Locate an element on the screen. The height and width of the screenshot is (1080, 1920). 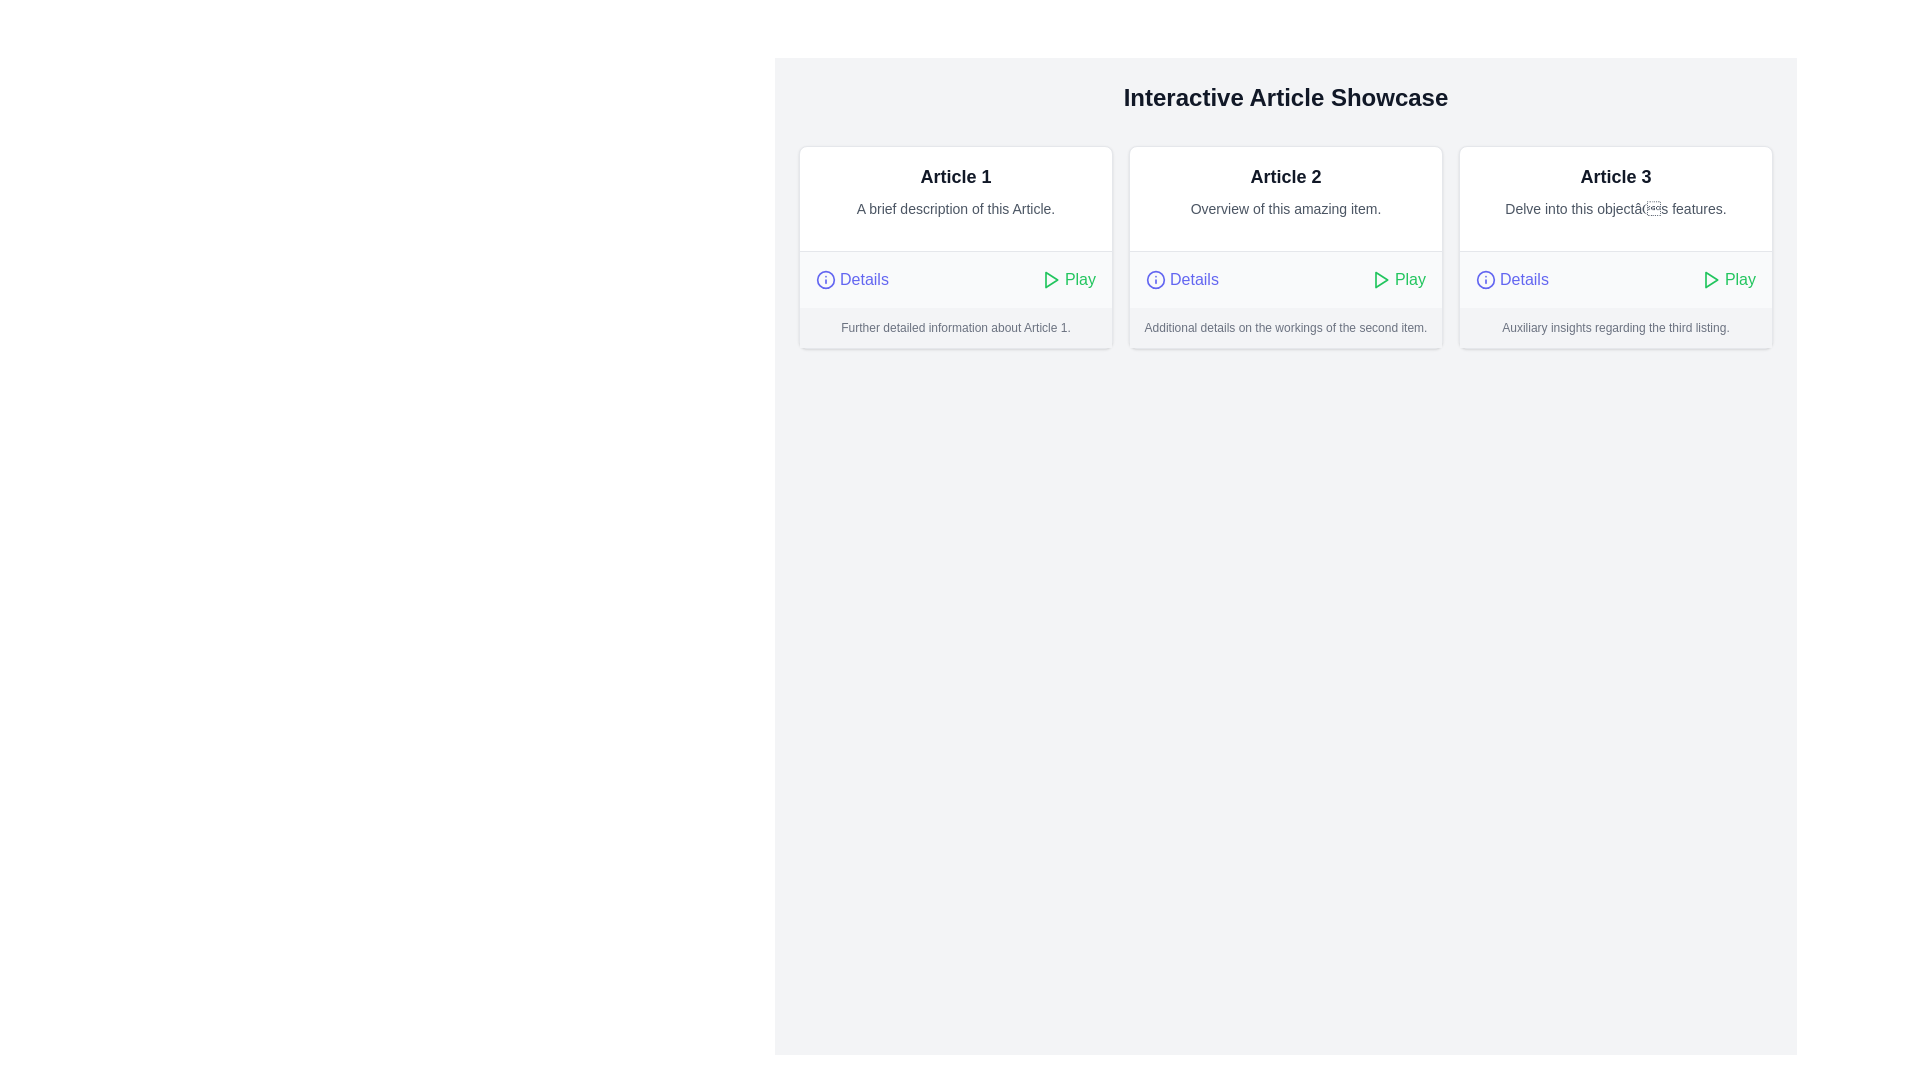
the descriptive text link for the second article in the grid layout is located at coordinates (1194, 280).